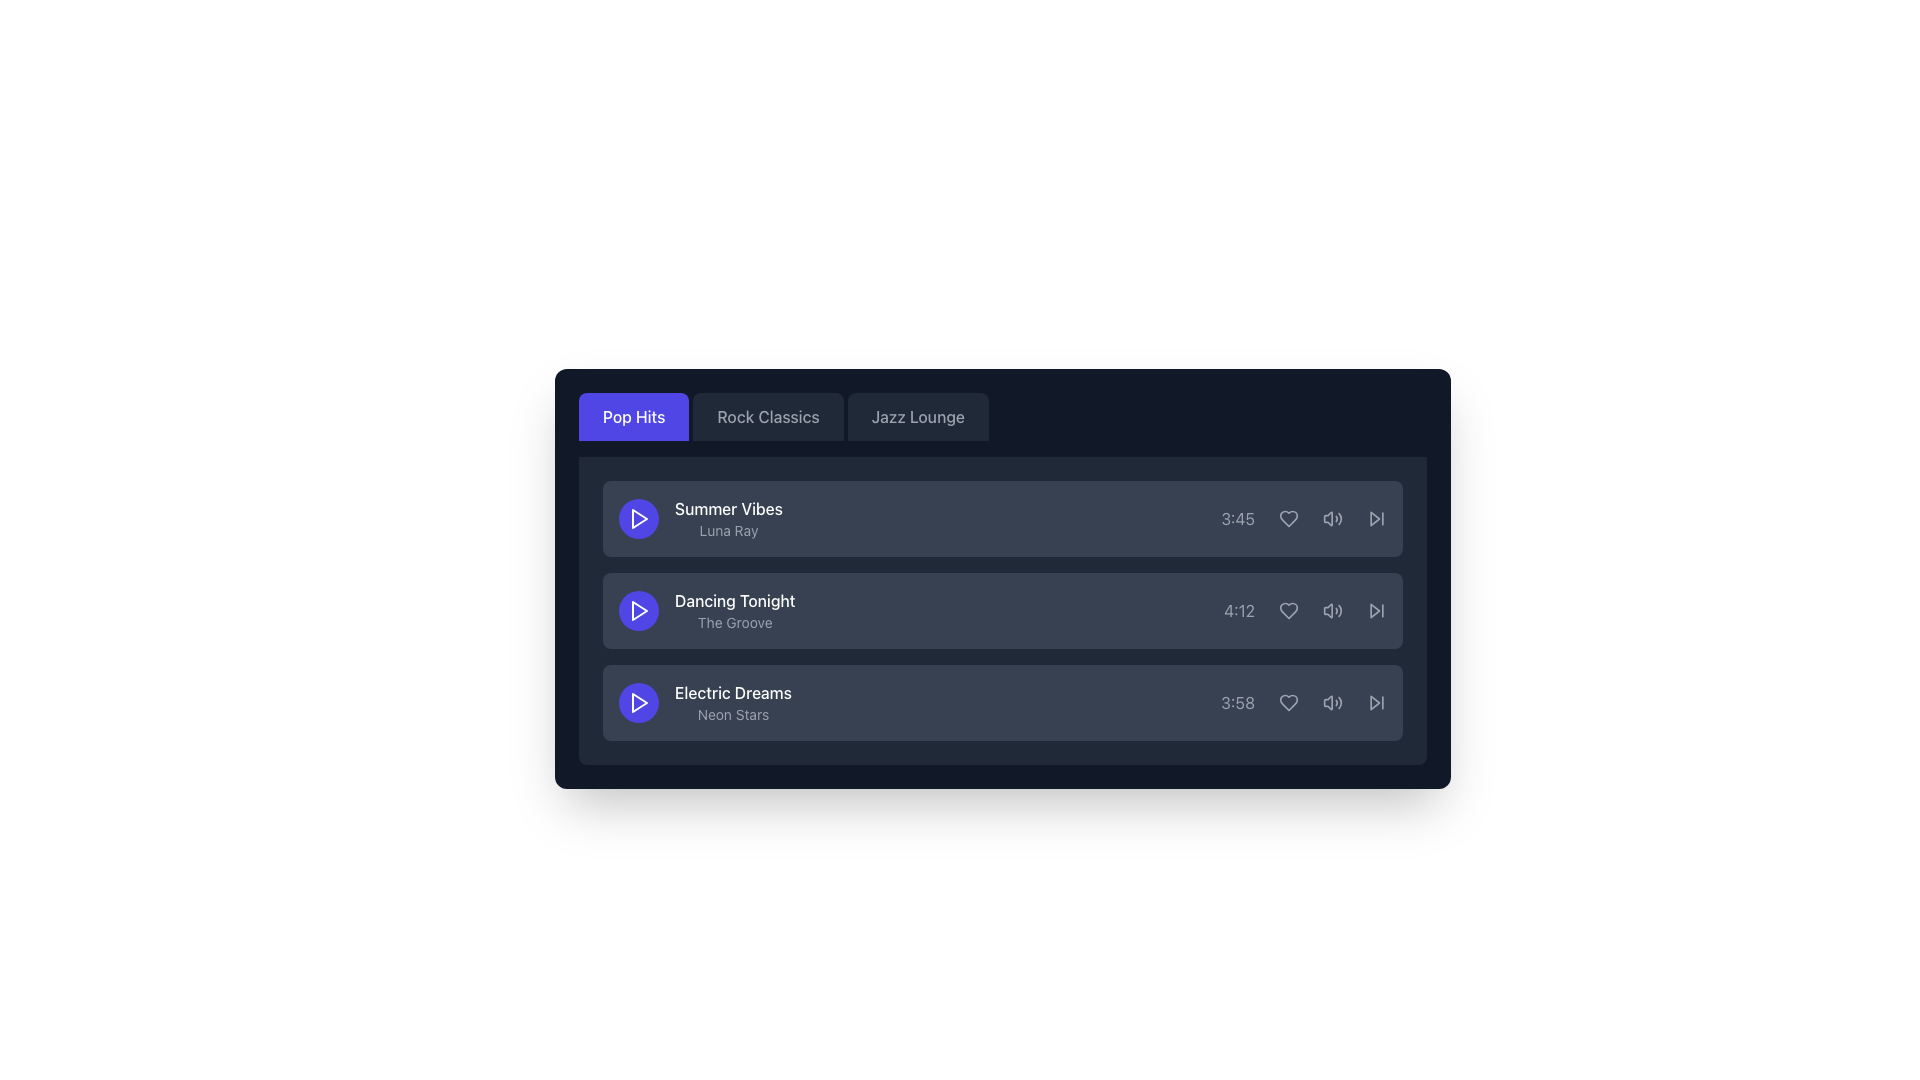 This screenshot has width=1920, height=1080. What do you see at coordinates (637, 518) in the screenshot?
I see `the play button located to the left of the 'Summer Vibes' text to potentially see additional effects` at bounding box center [637, 518].